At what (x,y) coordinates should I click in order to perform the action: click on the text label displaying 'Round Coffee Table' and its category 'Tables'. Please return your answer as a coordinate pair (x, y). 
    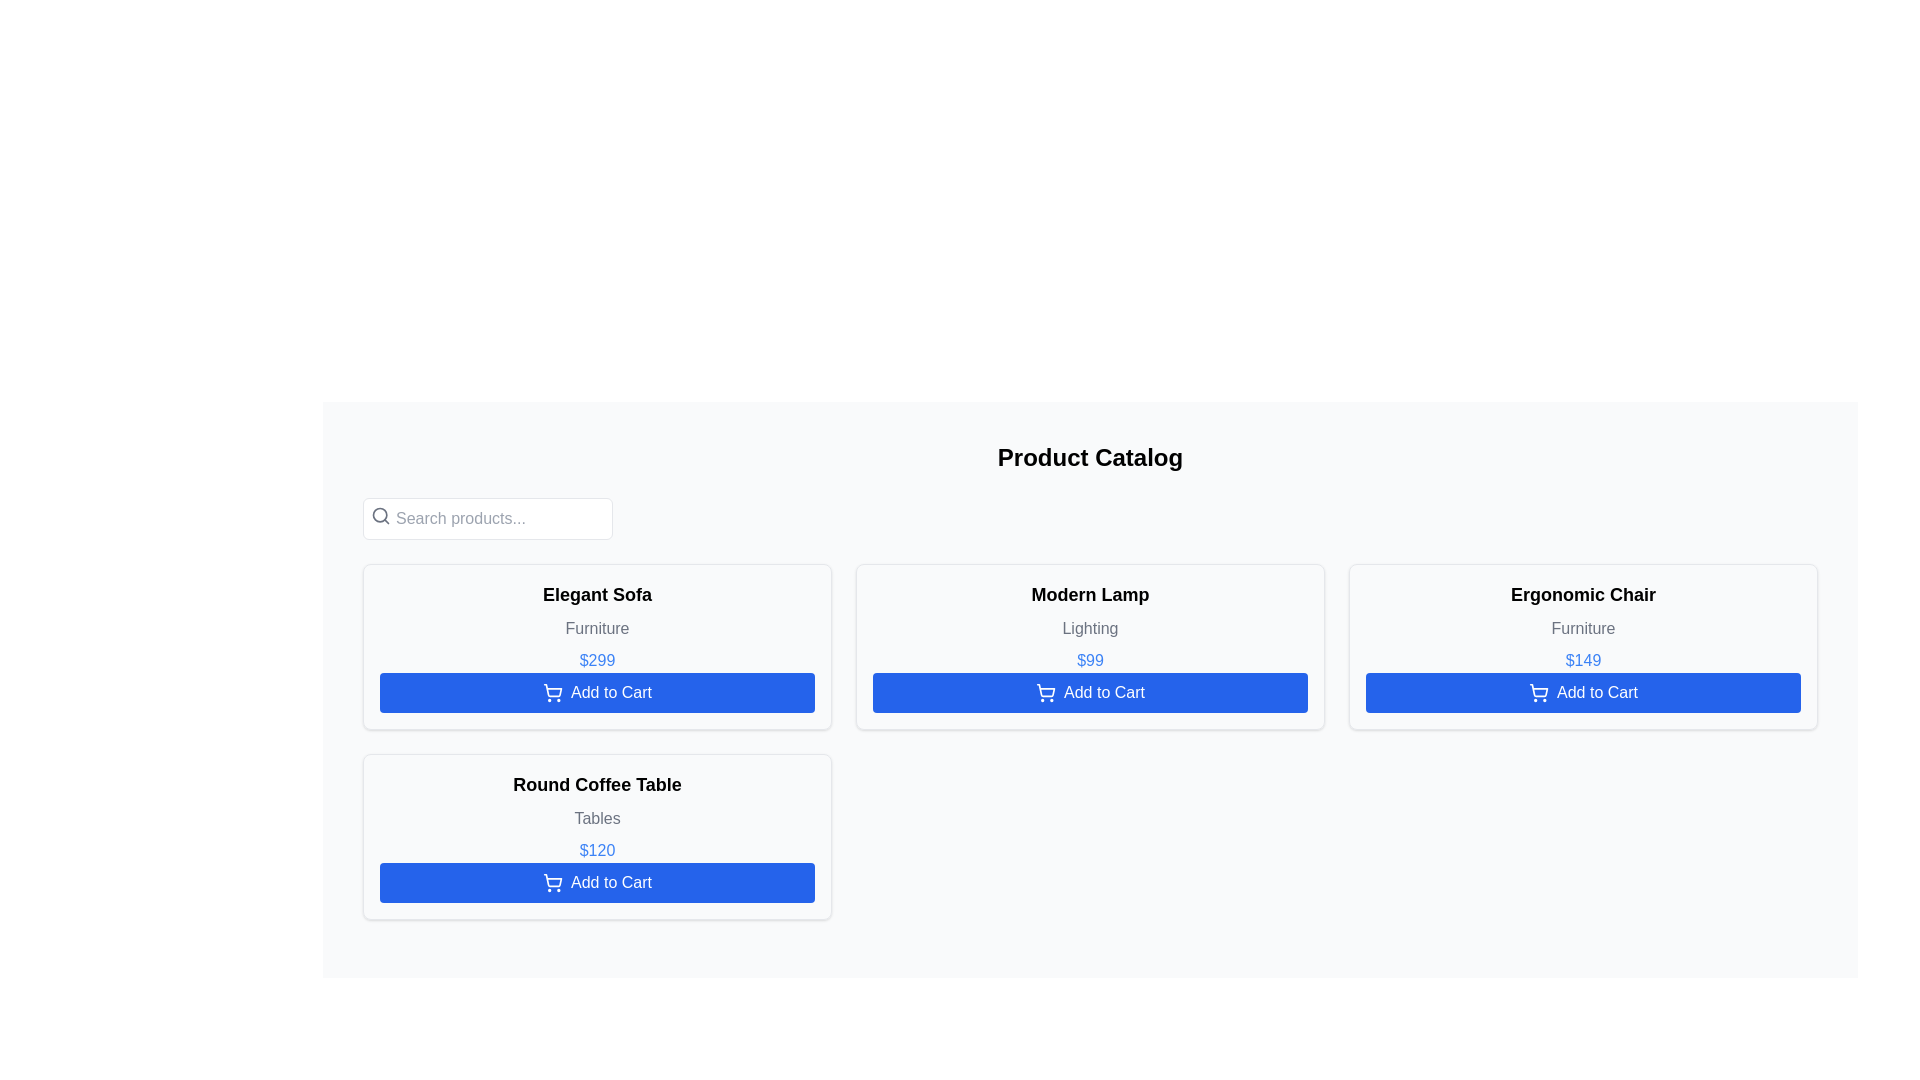
    Looking at the image, I should click on (596, 800).